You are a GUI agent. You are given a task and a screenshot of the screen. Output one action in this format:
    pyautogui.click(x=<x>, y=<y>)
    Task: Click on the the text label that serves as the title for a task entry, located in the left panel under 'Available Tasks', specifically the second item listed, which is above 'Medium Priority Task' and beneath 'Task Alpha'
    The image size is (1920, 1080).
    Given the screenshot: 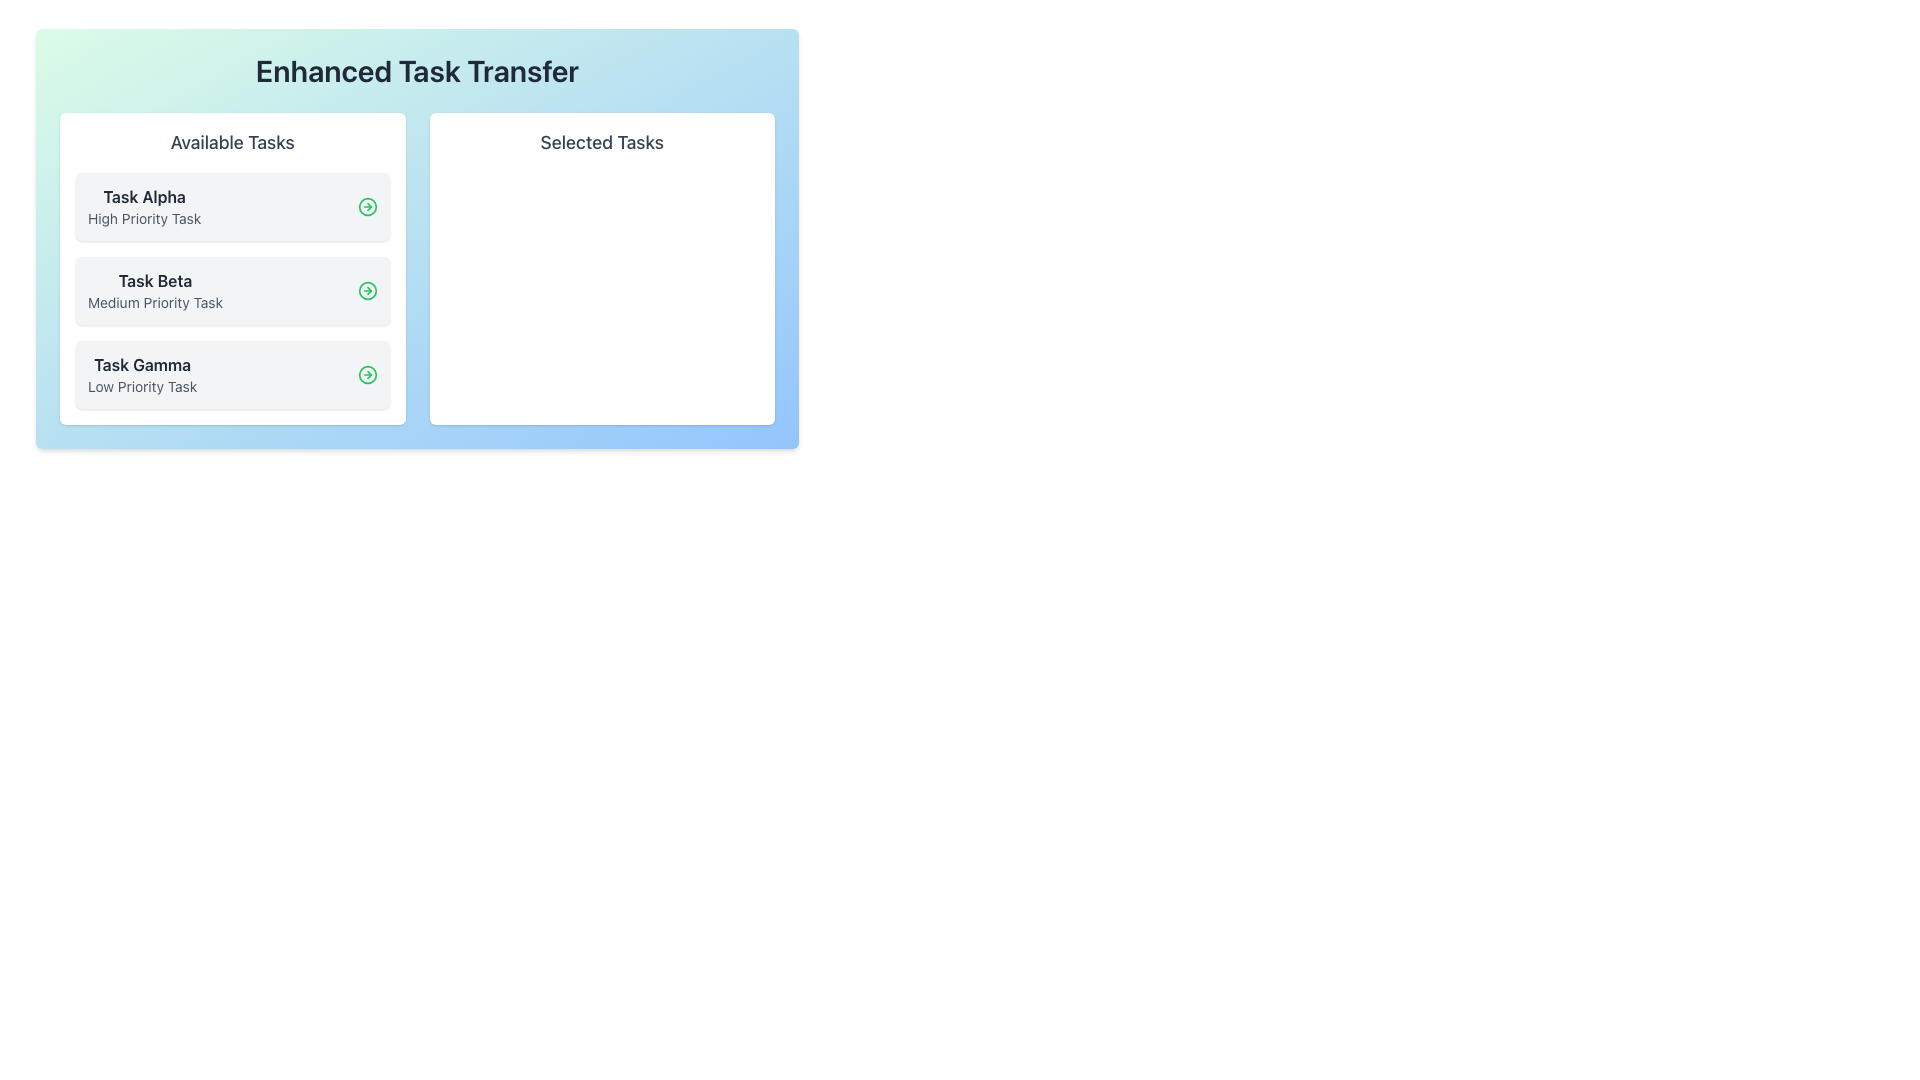 What is the action you would take?
    pyautogui.click(x=154, y=281)
    